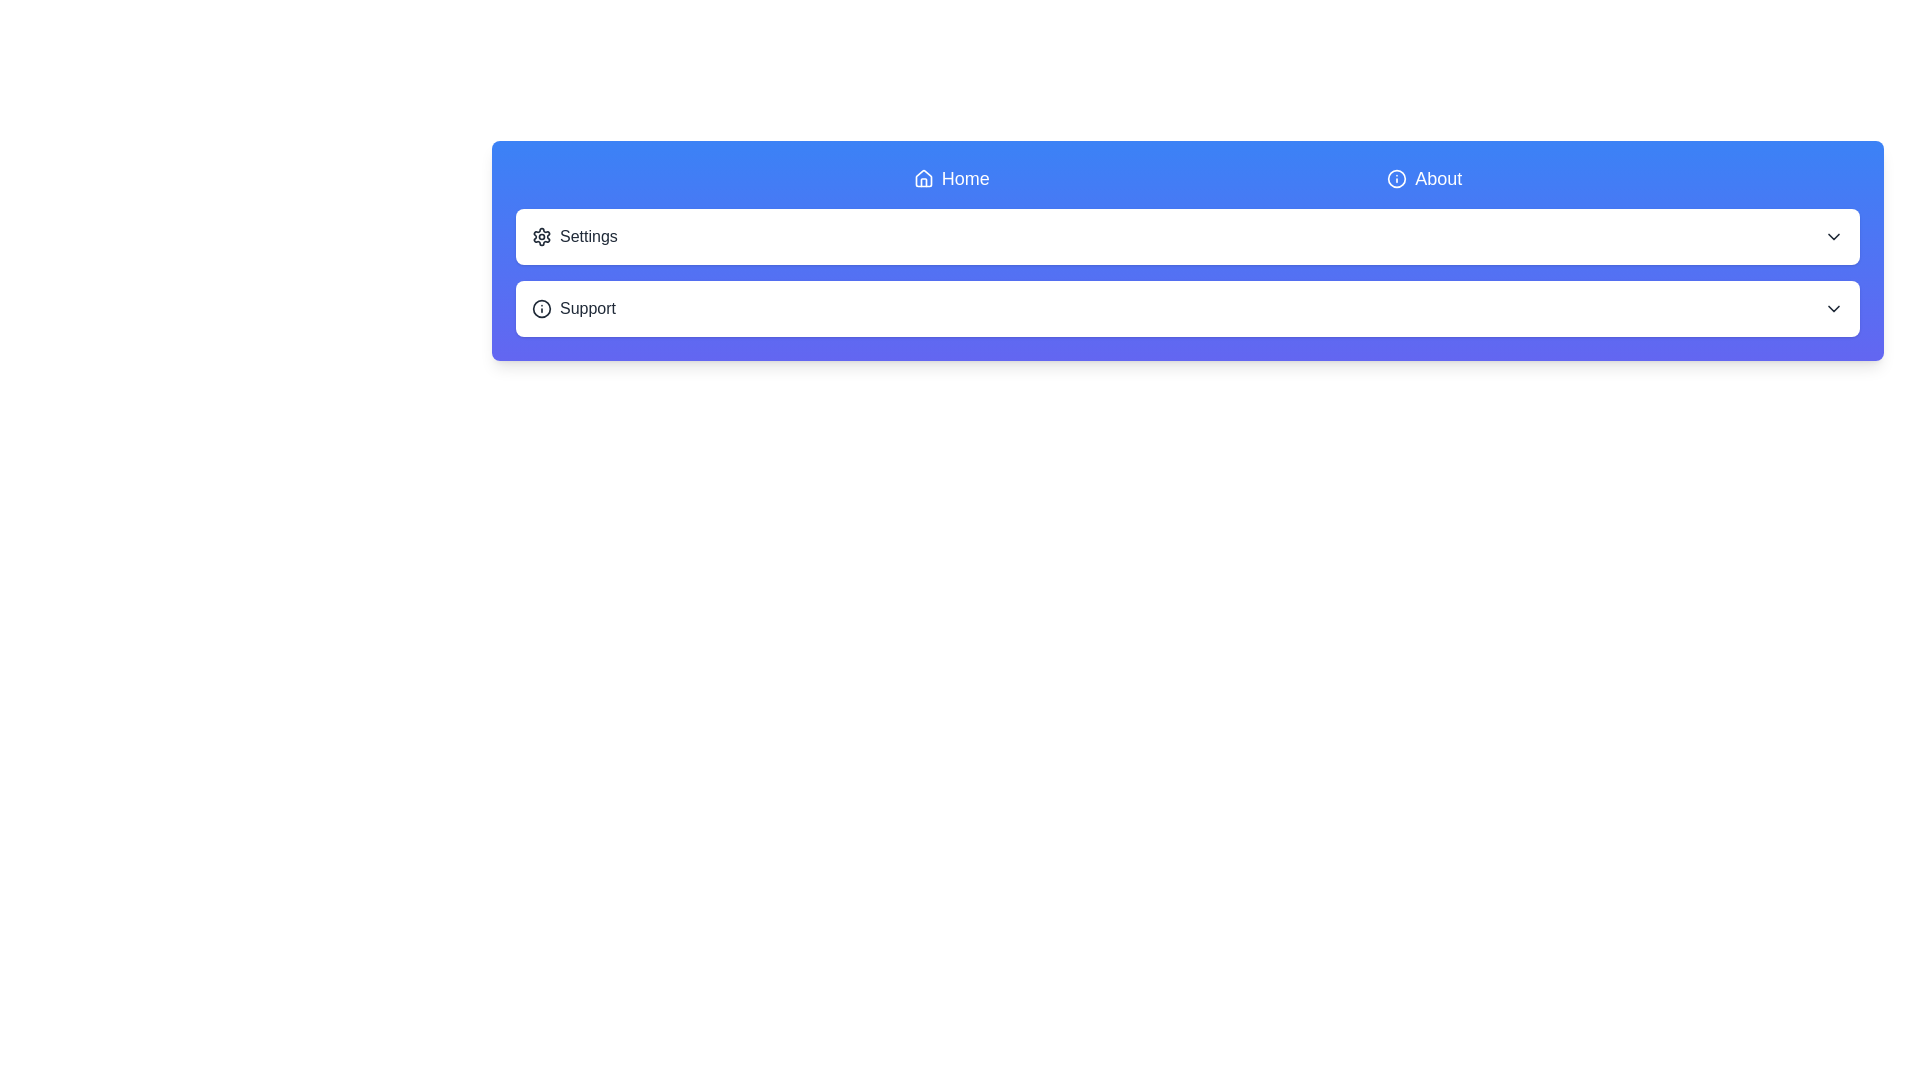 The image size is (1920, 1080). I want to click on the settings icon located to the left of the 'Settings' text, so click(542, 235).